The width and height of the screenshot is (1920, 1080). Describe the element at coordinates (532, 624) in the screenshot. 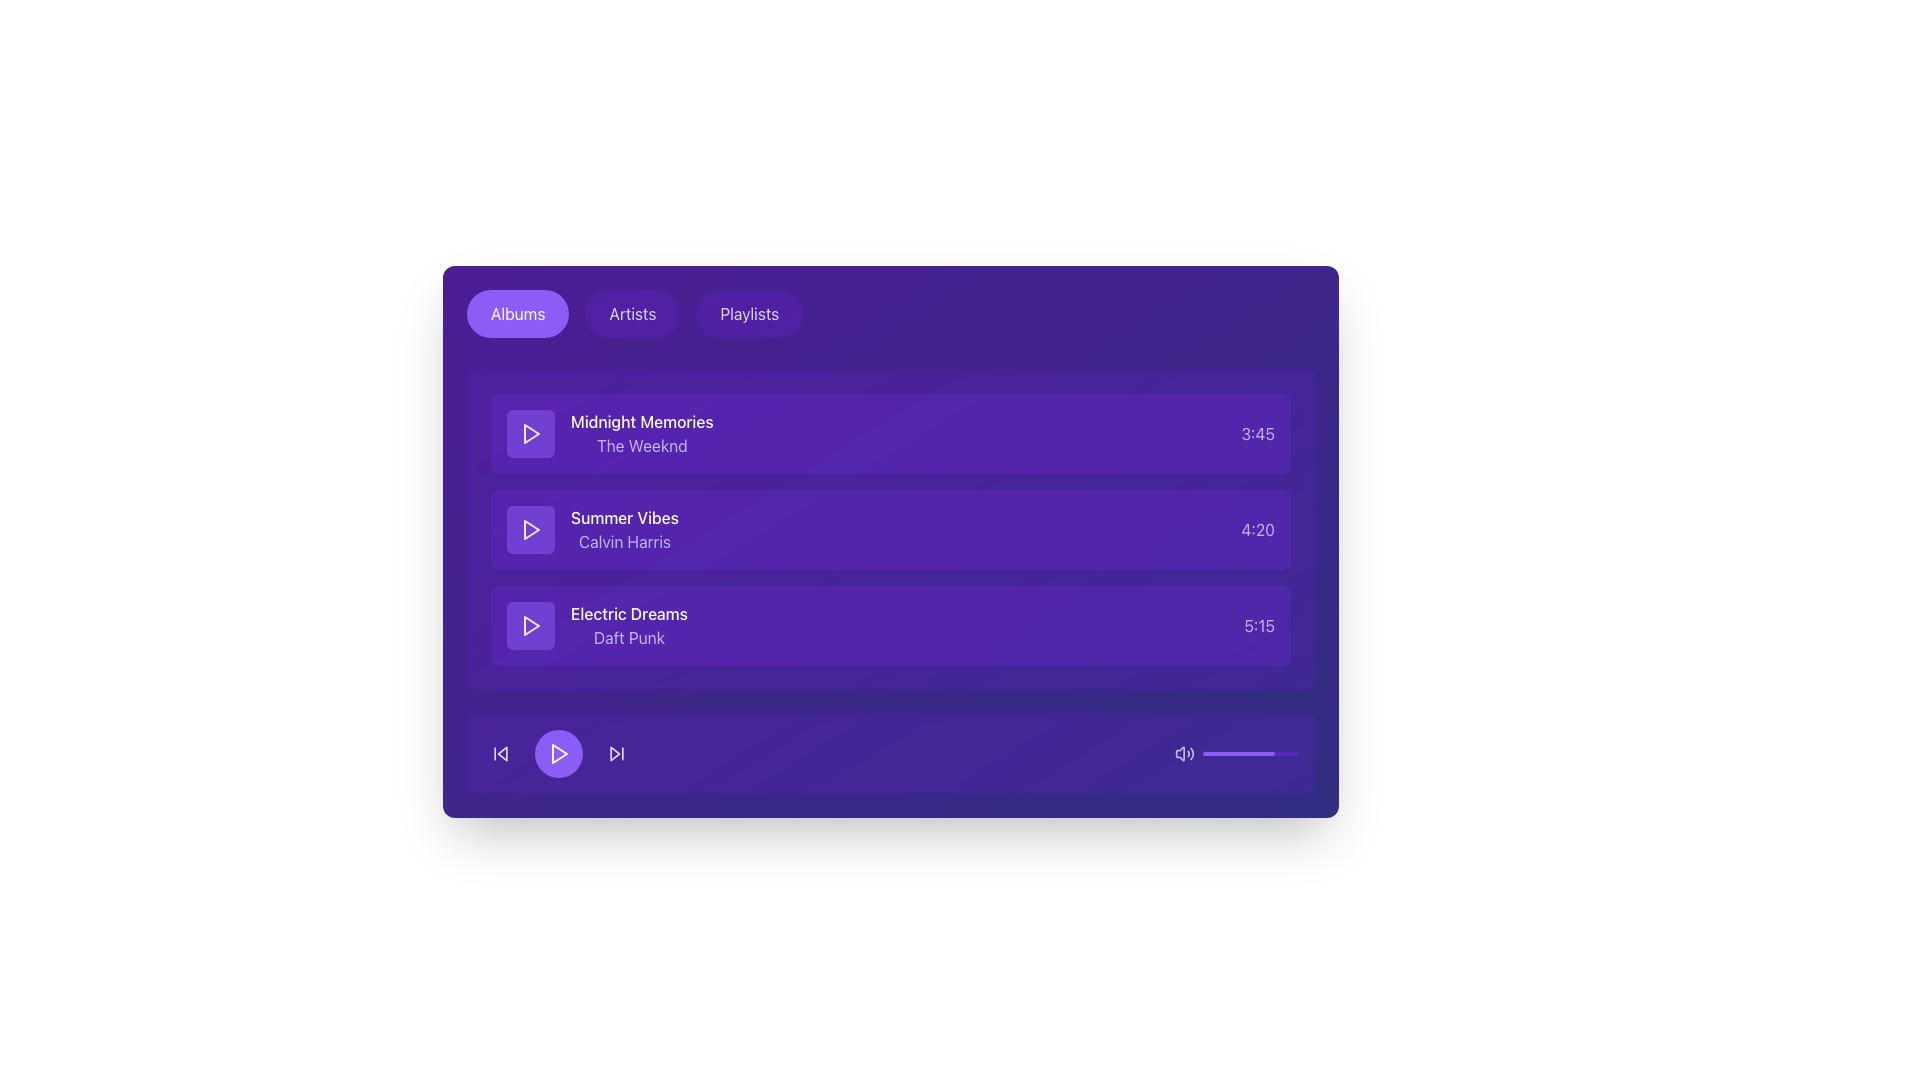

I see `the triangular-shaped play button icon with a purple background located within the 'Electric Dreams' list item by 'Daft Punk' to initiate playback` at that location.